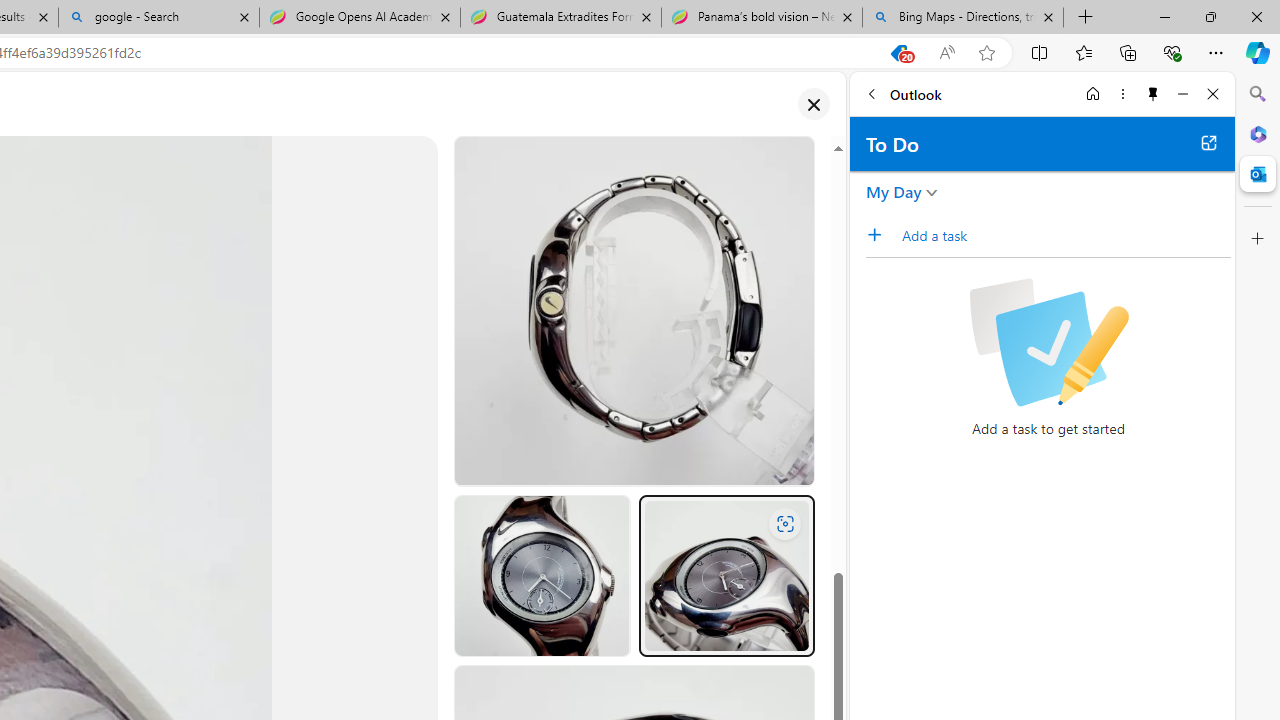  I want to click on 'Add a task', so click(1064, 234).